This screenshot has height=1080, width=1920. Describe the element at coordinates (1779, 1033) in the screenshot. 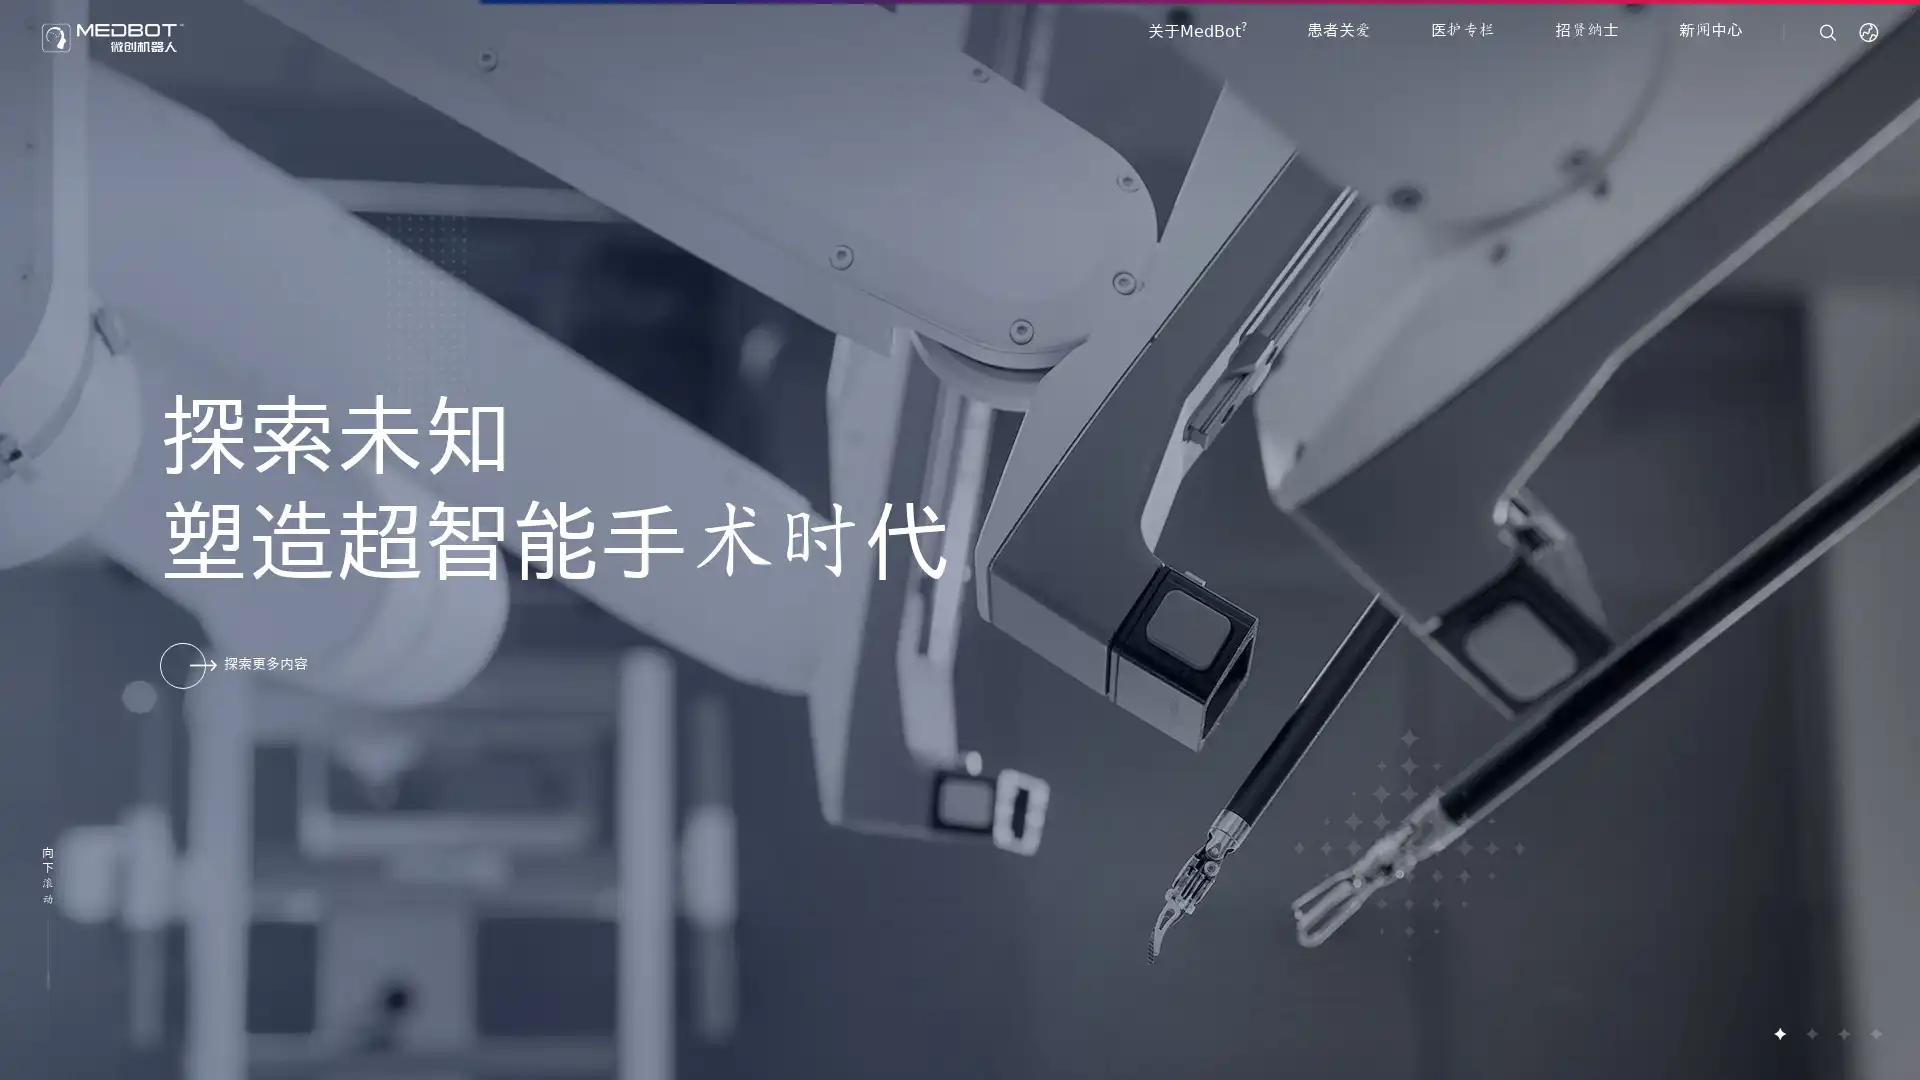

I see `Go to slide 1` at that location.